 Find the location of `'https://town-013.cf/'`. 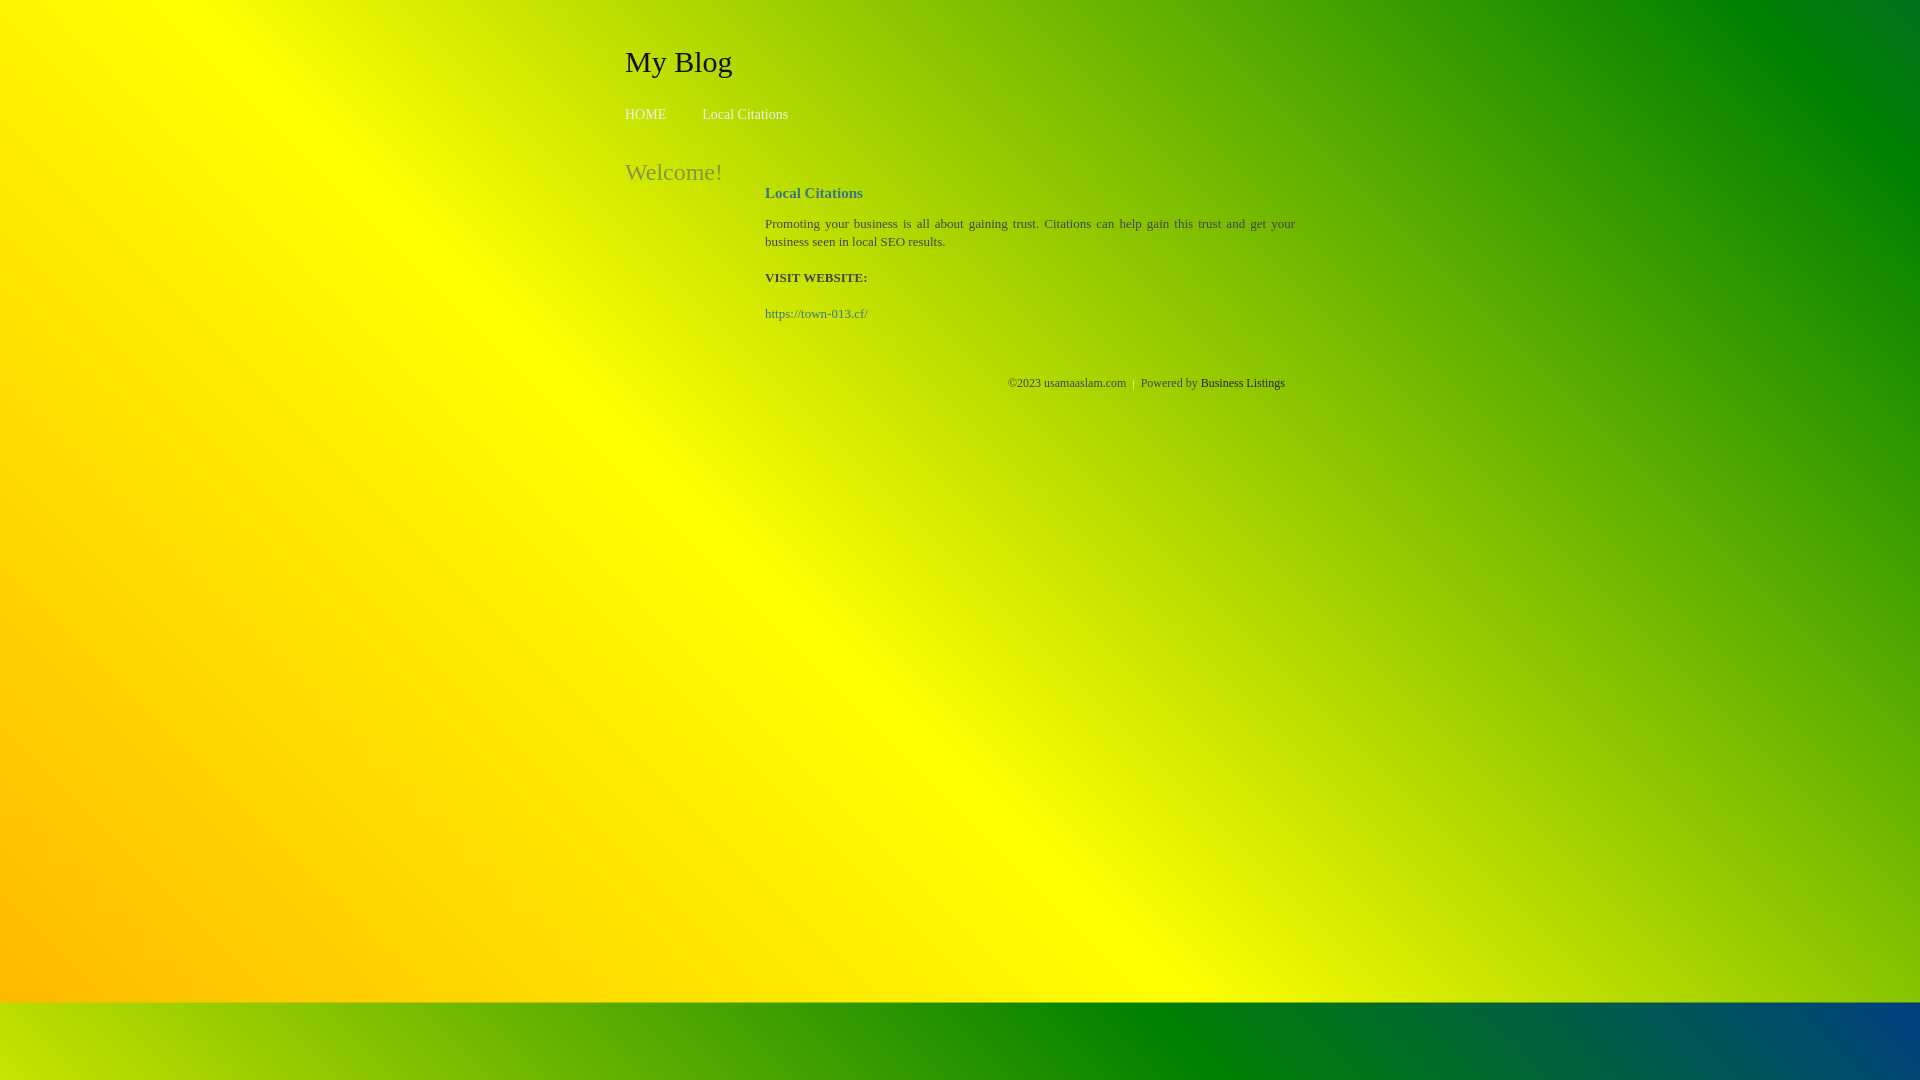

'https://town-013.cf/' is located at coordinates (816, 313).